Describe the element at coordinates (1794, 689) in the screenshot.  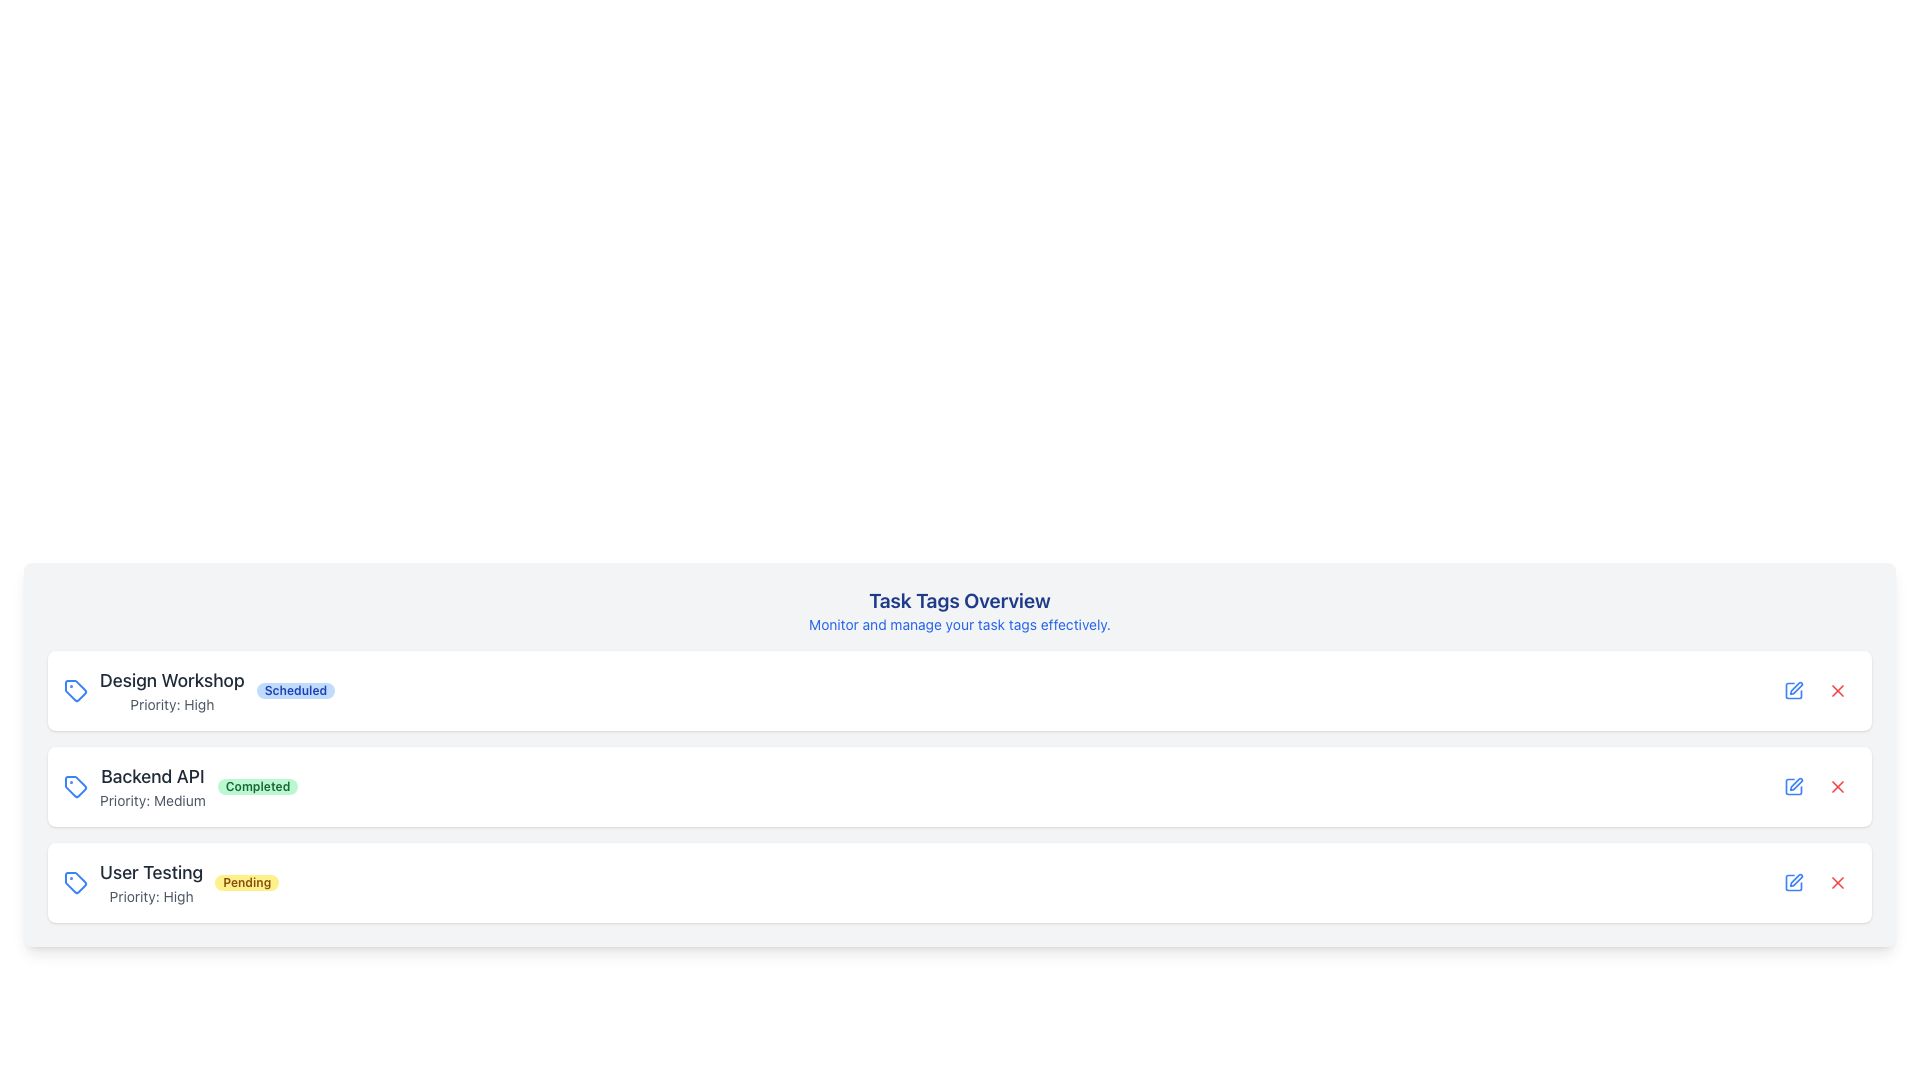
I see `the pen-shaped icon located within the interactive button on the far right of the first row in the 'Design Workshop' task entry to initiate an edit action` at that location.